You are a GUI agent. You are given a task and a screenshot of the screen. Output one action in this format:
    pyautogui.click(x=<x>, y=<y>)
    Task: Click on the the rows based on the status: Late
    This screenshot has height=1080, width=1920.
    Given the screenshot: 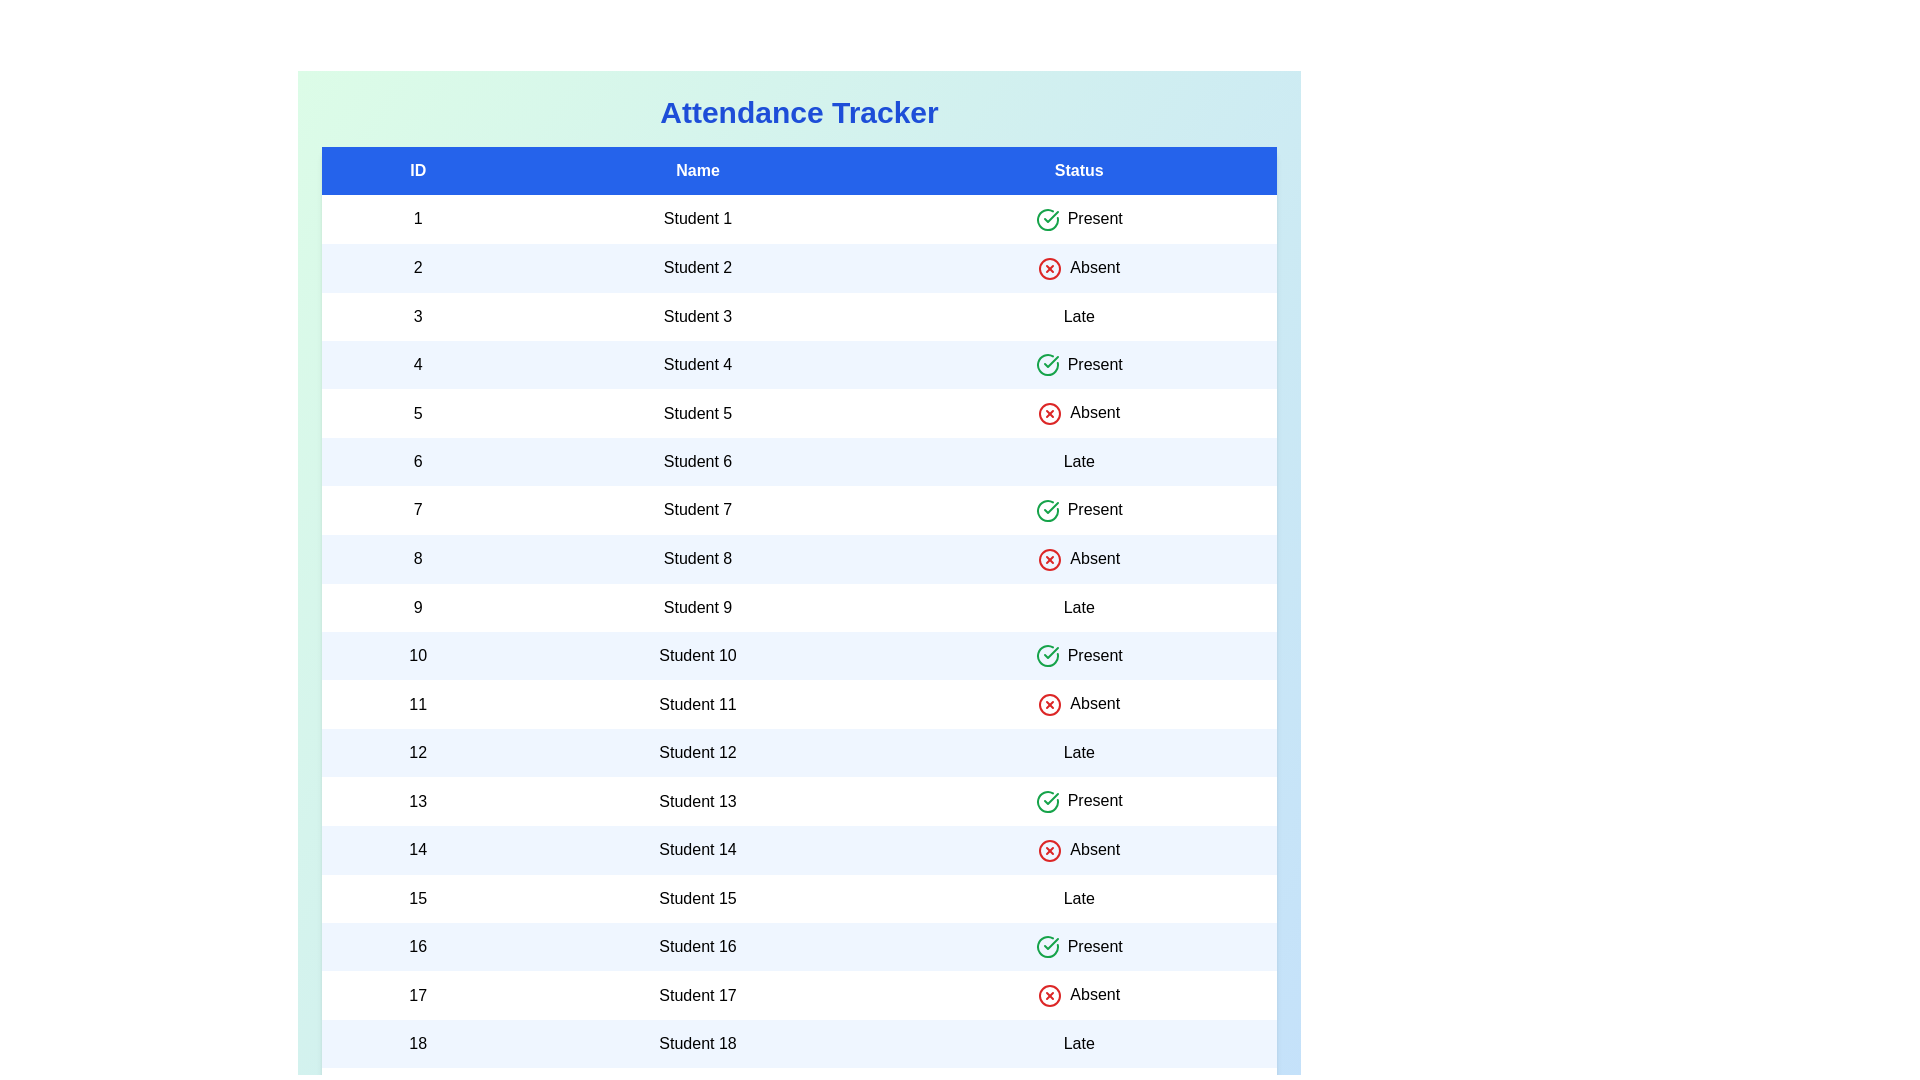 What is the action you would take?
    pyautogui.click(x=1078, y=315)
    